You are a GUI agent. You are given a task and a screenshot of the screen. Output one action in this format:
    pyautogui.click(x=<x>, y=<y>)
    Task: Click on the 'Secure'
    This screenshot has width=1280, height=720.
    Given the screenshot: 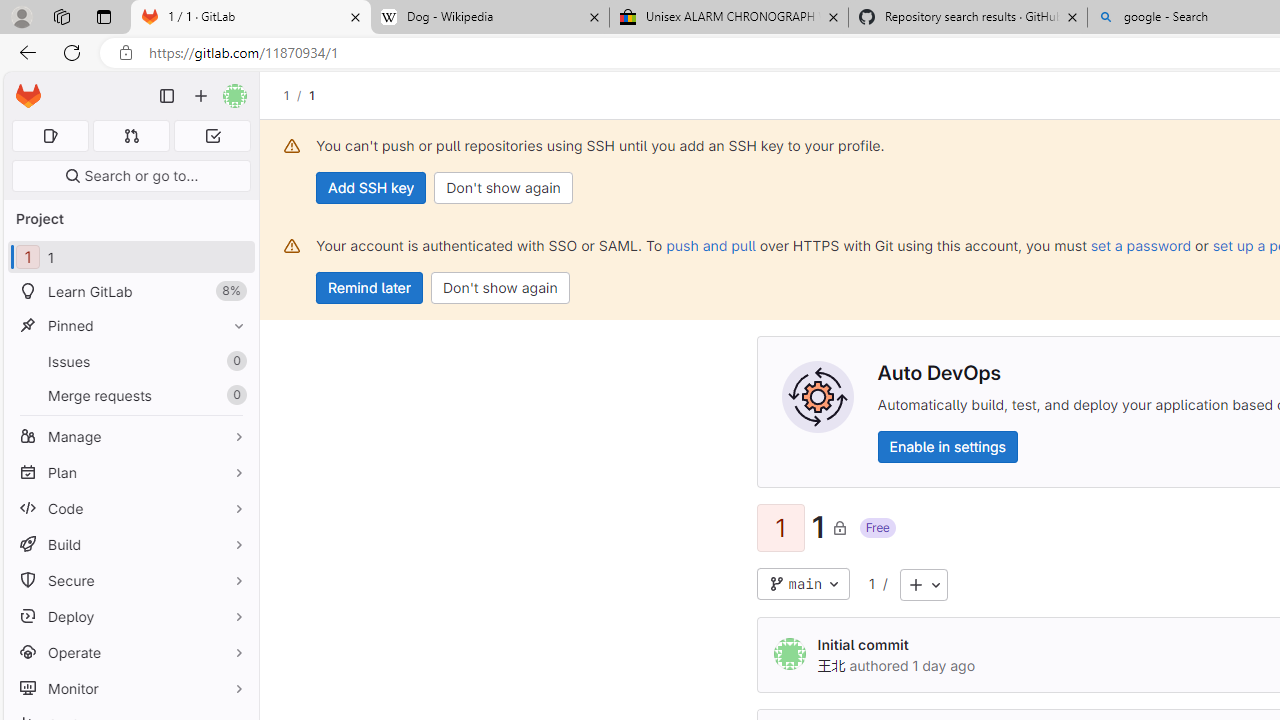 What is the action you would take?
    pyautogui.click(x=130, y=580)
    